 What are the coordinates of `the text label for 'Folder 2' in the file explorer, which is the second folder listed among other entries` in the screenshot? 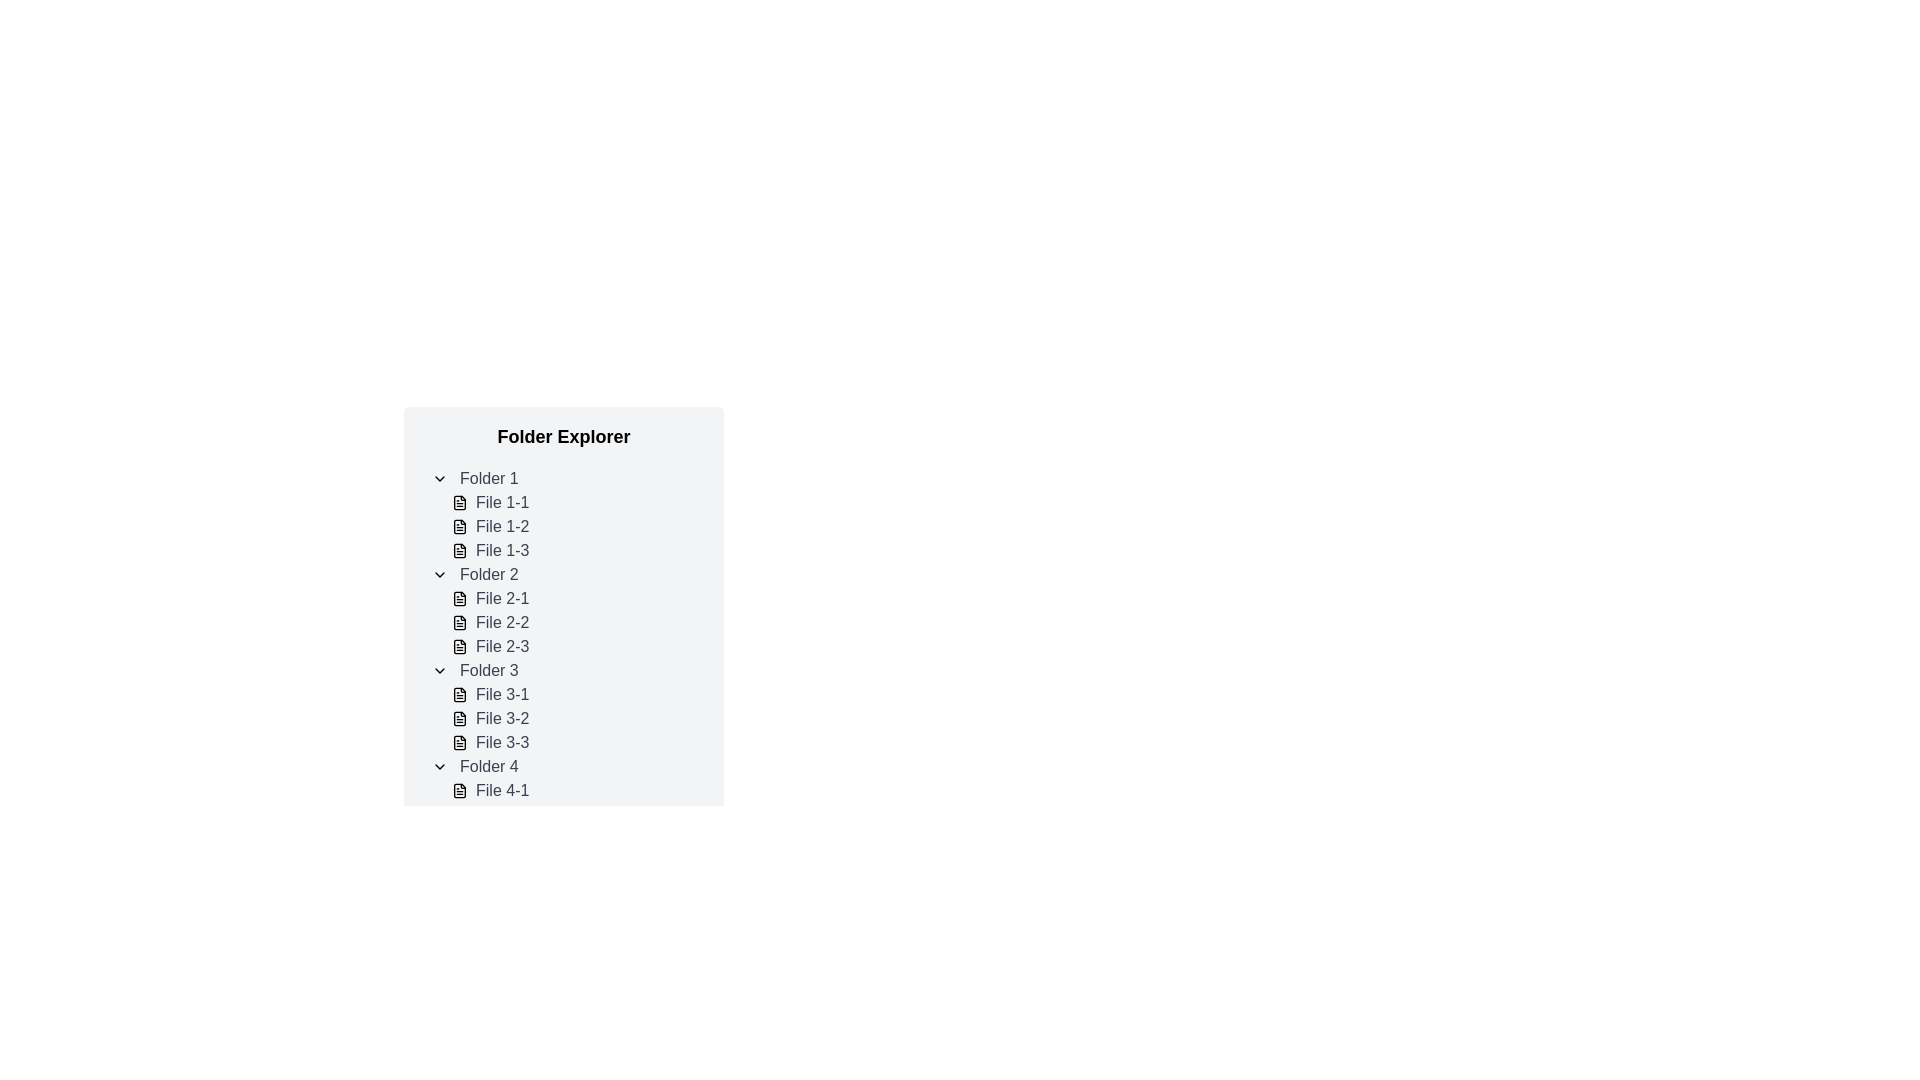 It's located at (489, 574).